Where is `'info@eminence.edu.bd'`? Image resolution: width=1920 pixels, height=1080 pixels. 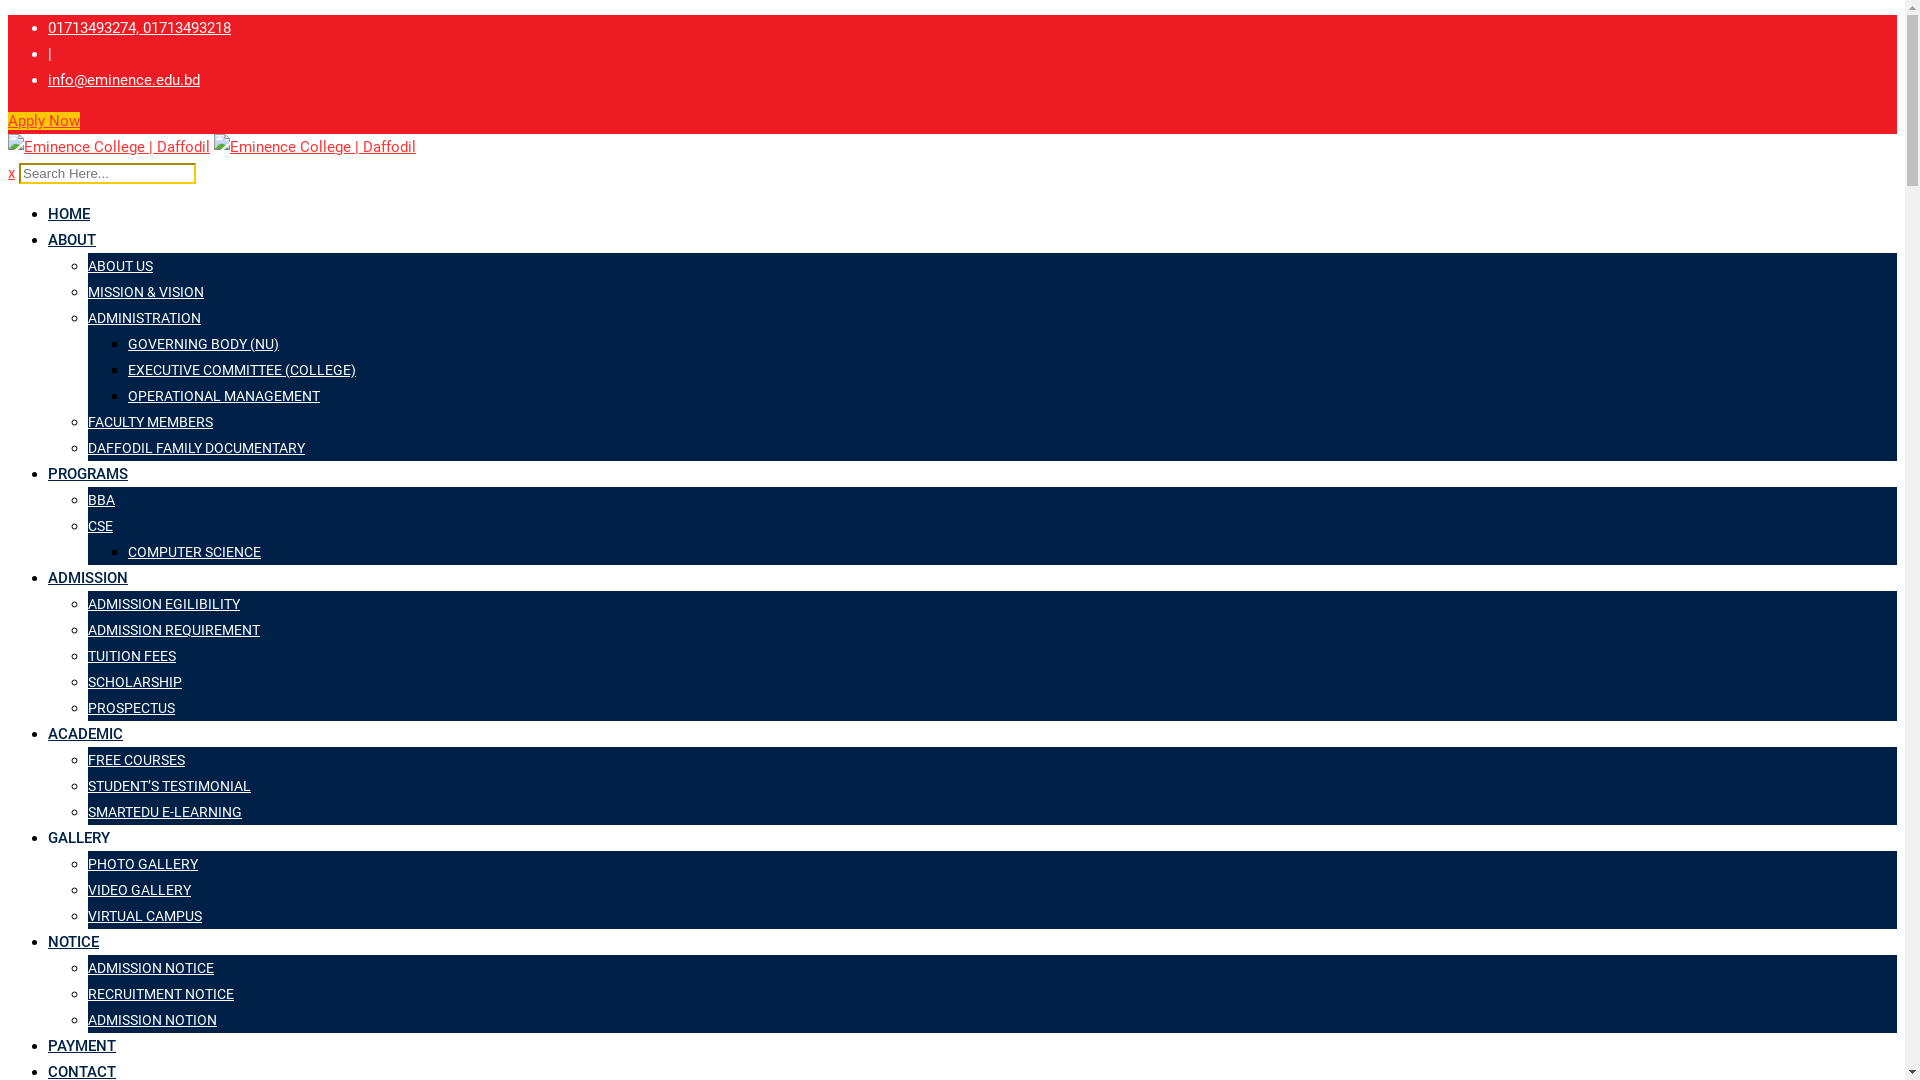 'info@eminence.edu.bd' is located at coordinates (123, 79).